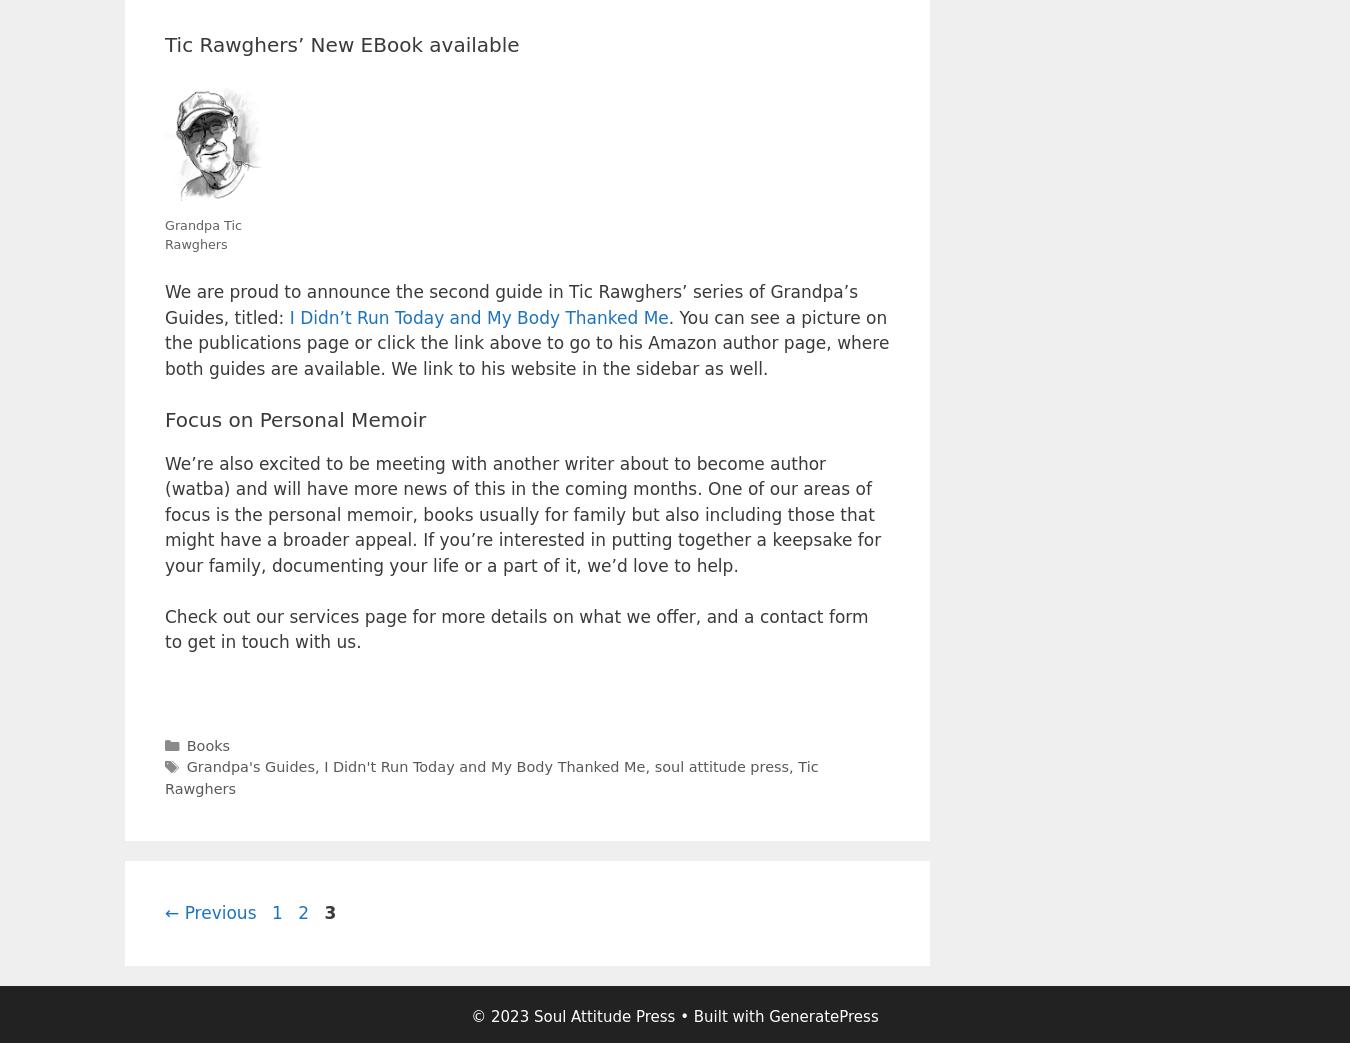 This screenshot has height=1043, width=1350. I want to click on 'Check out our services page for more details on what we offer, and a contact form to get in touch with us.', so click(515, 628).